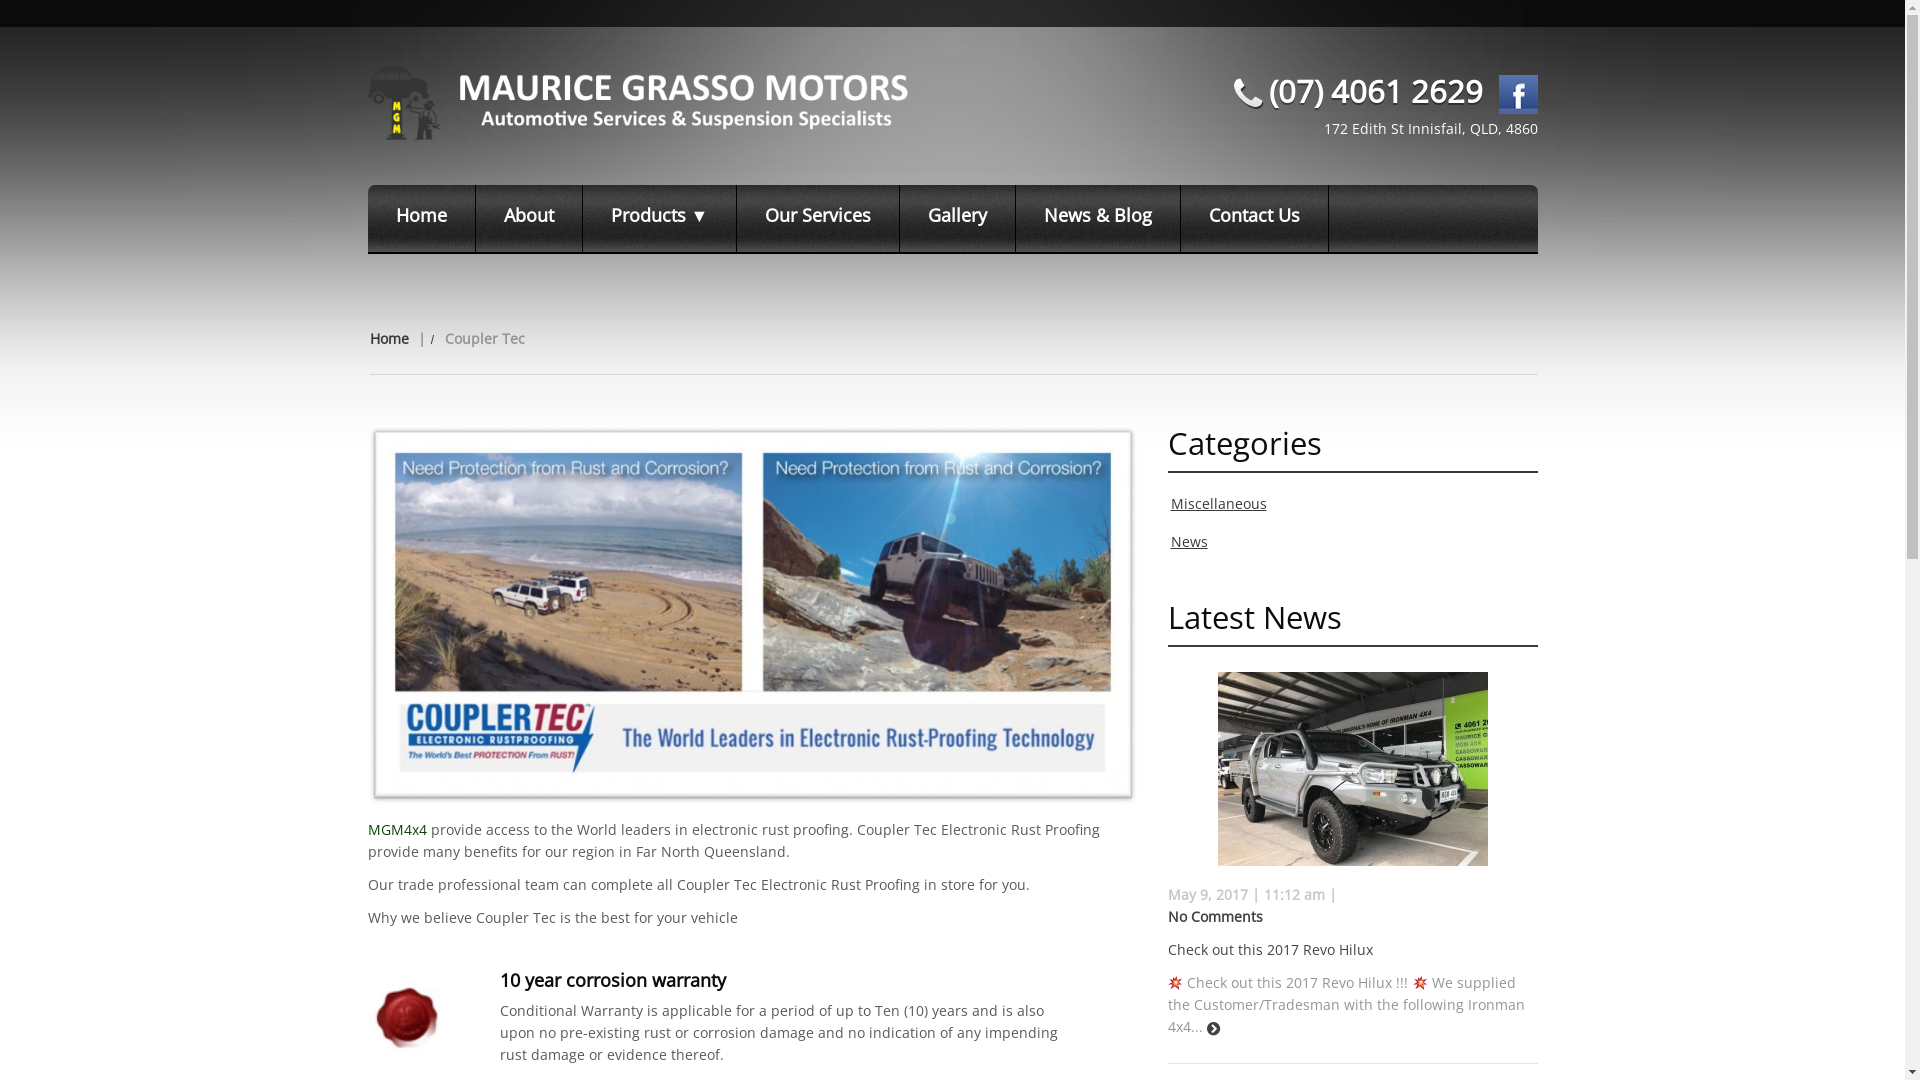 The height and width of the screenshot is (1080, 1920). Describe the element at coordinates (421, 218) in the screenshot. I see `'Home'` at that location.